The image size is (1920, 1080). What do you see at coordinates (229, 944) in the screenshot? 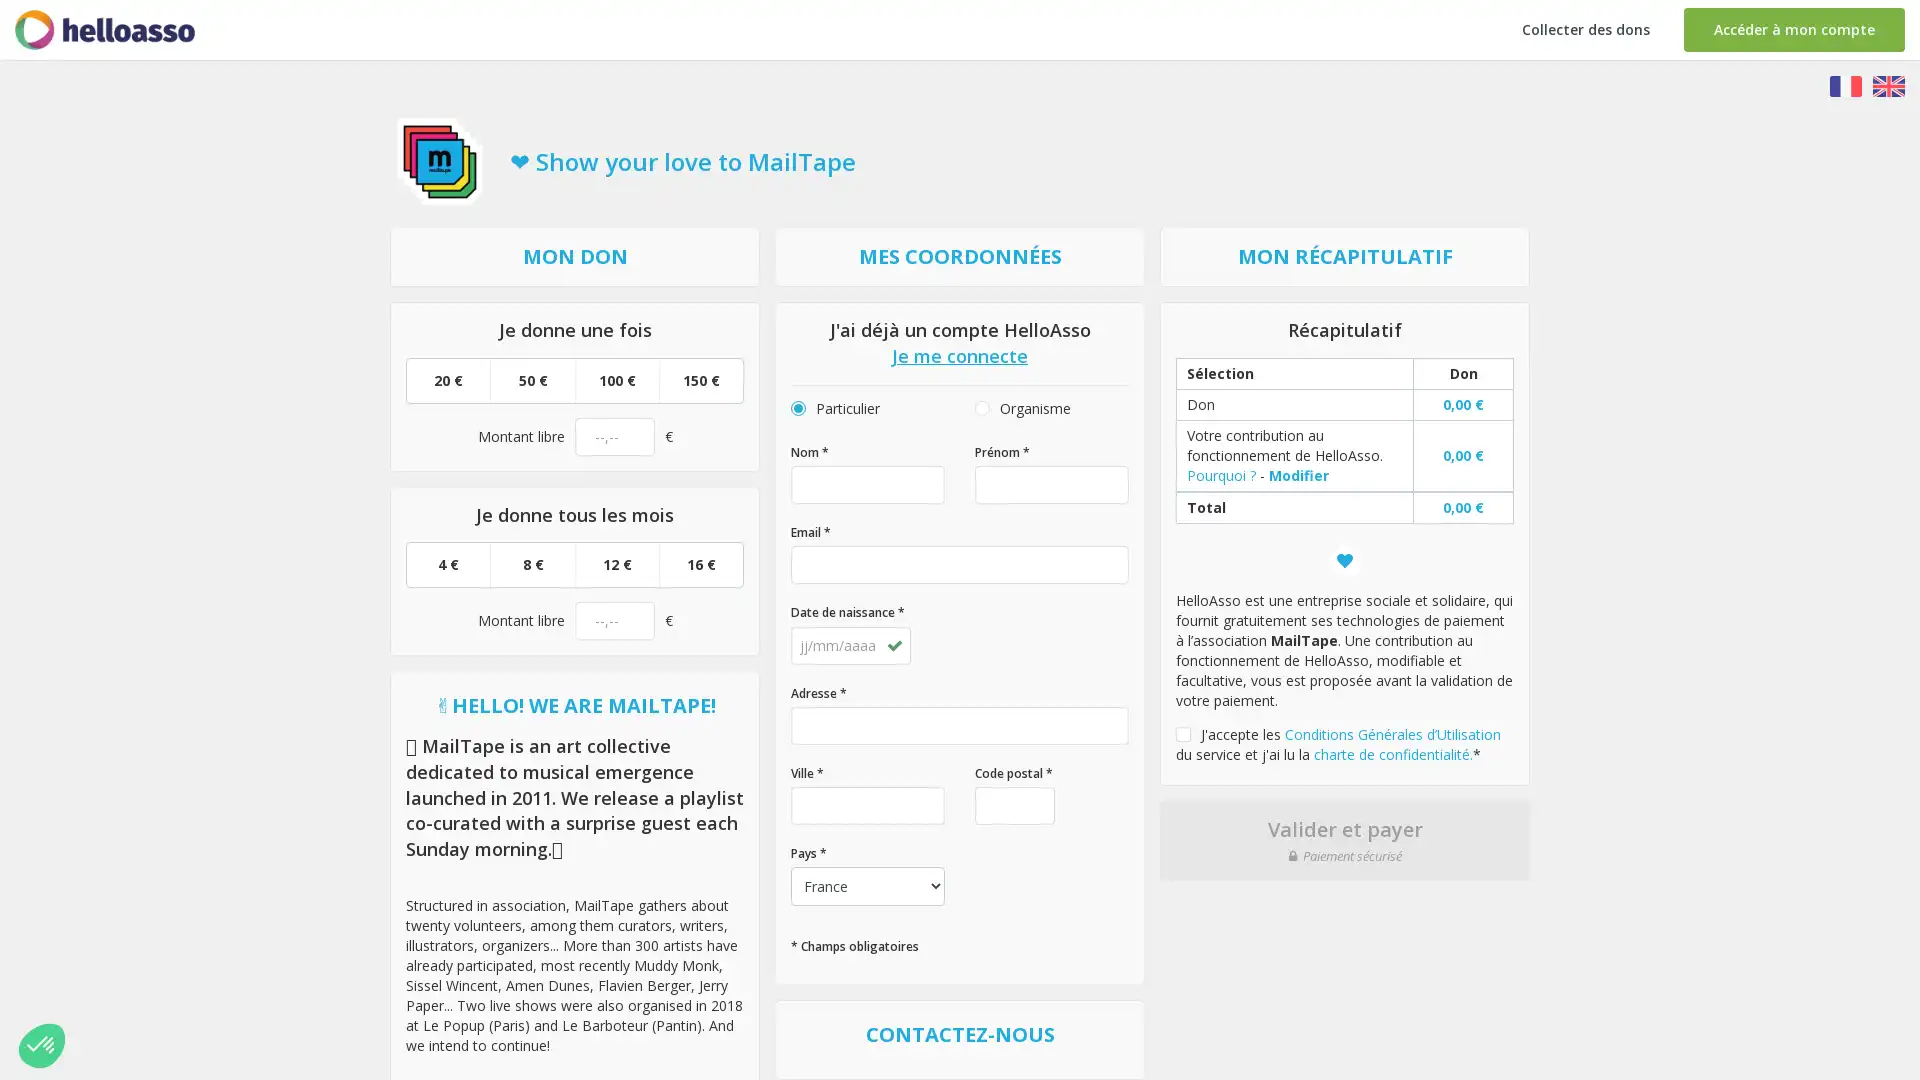
I see `Consentements certifies par` at bounding box center [229, 944].